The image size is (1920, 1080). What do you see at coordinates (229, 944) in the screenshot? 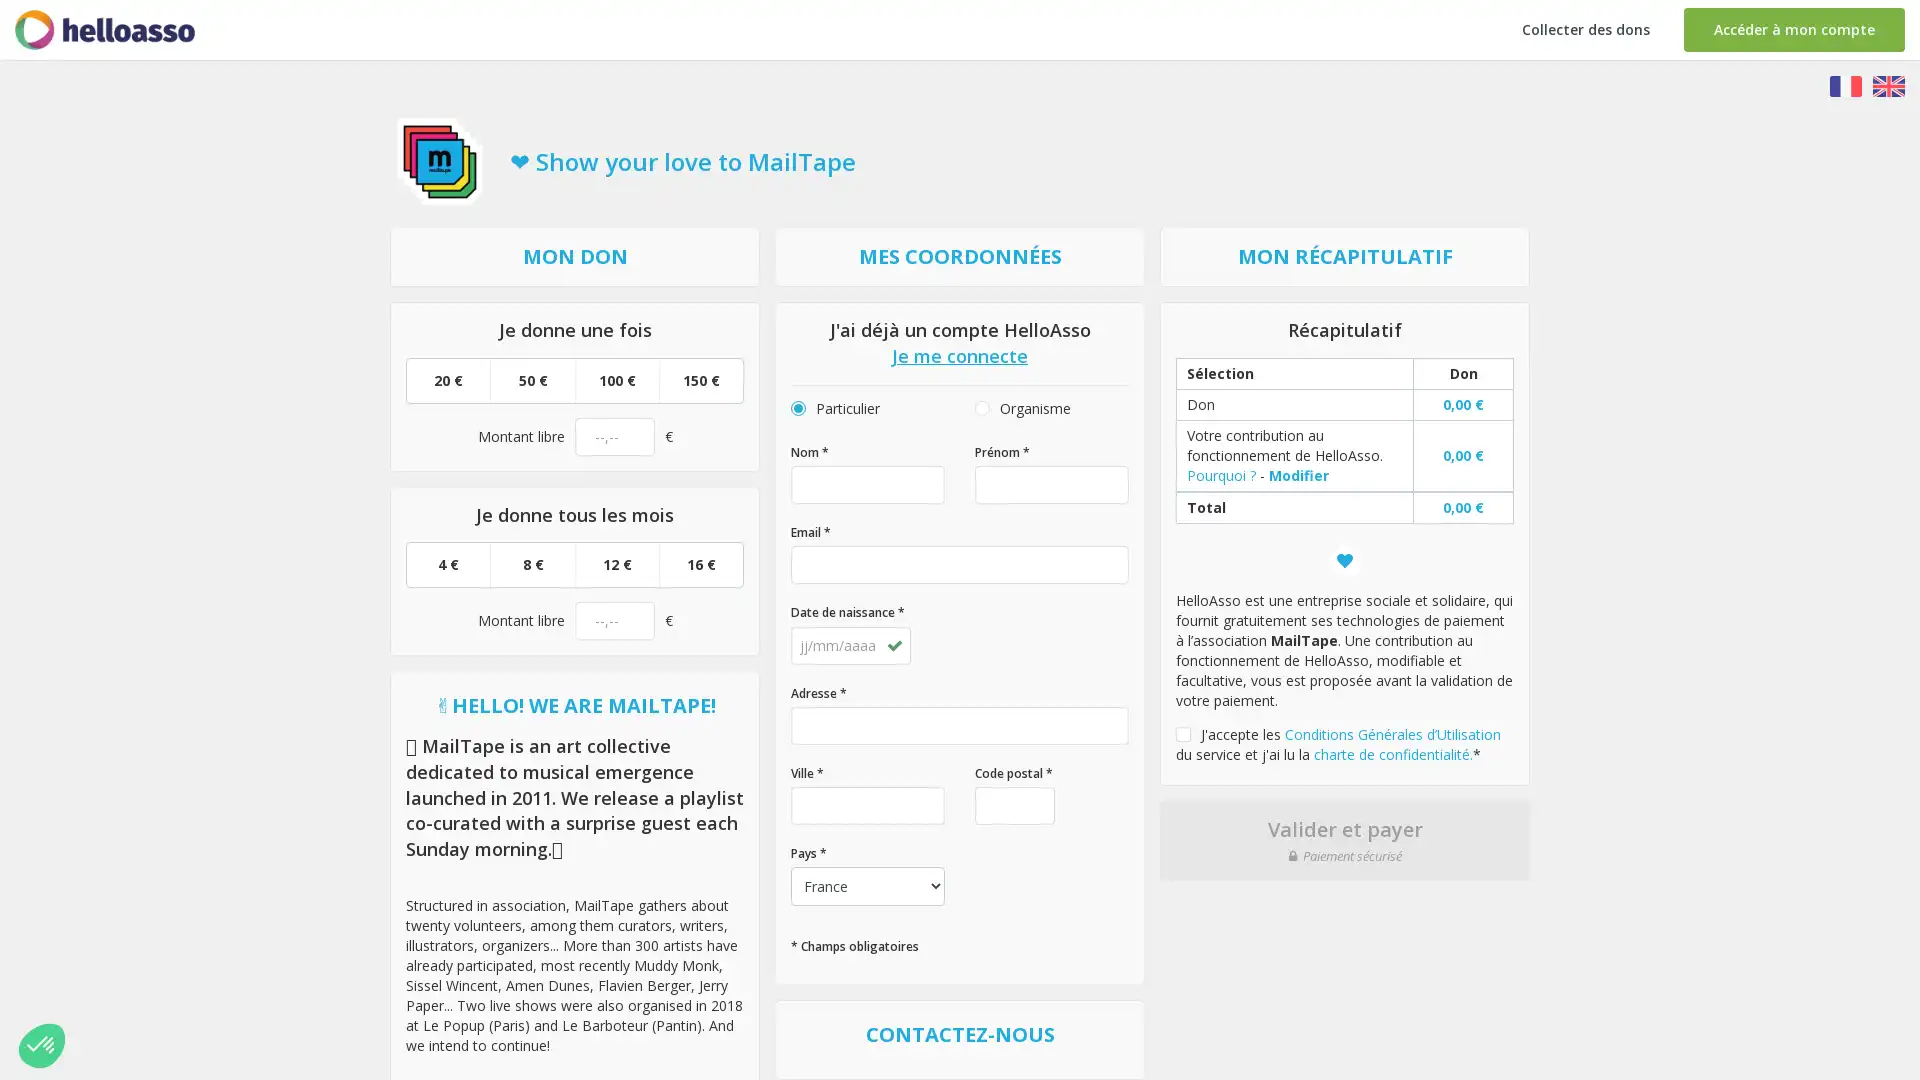
I see `Consentements certifies par` at bounding box center [229, 944].